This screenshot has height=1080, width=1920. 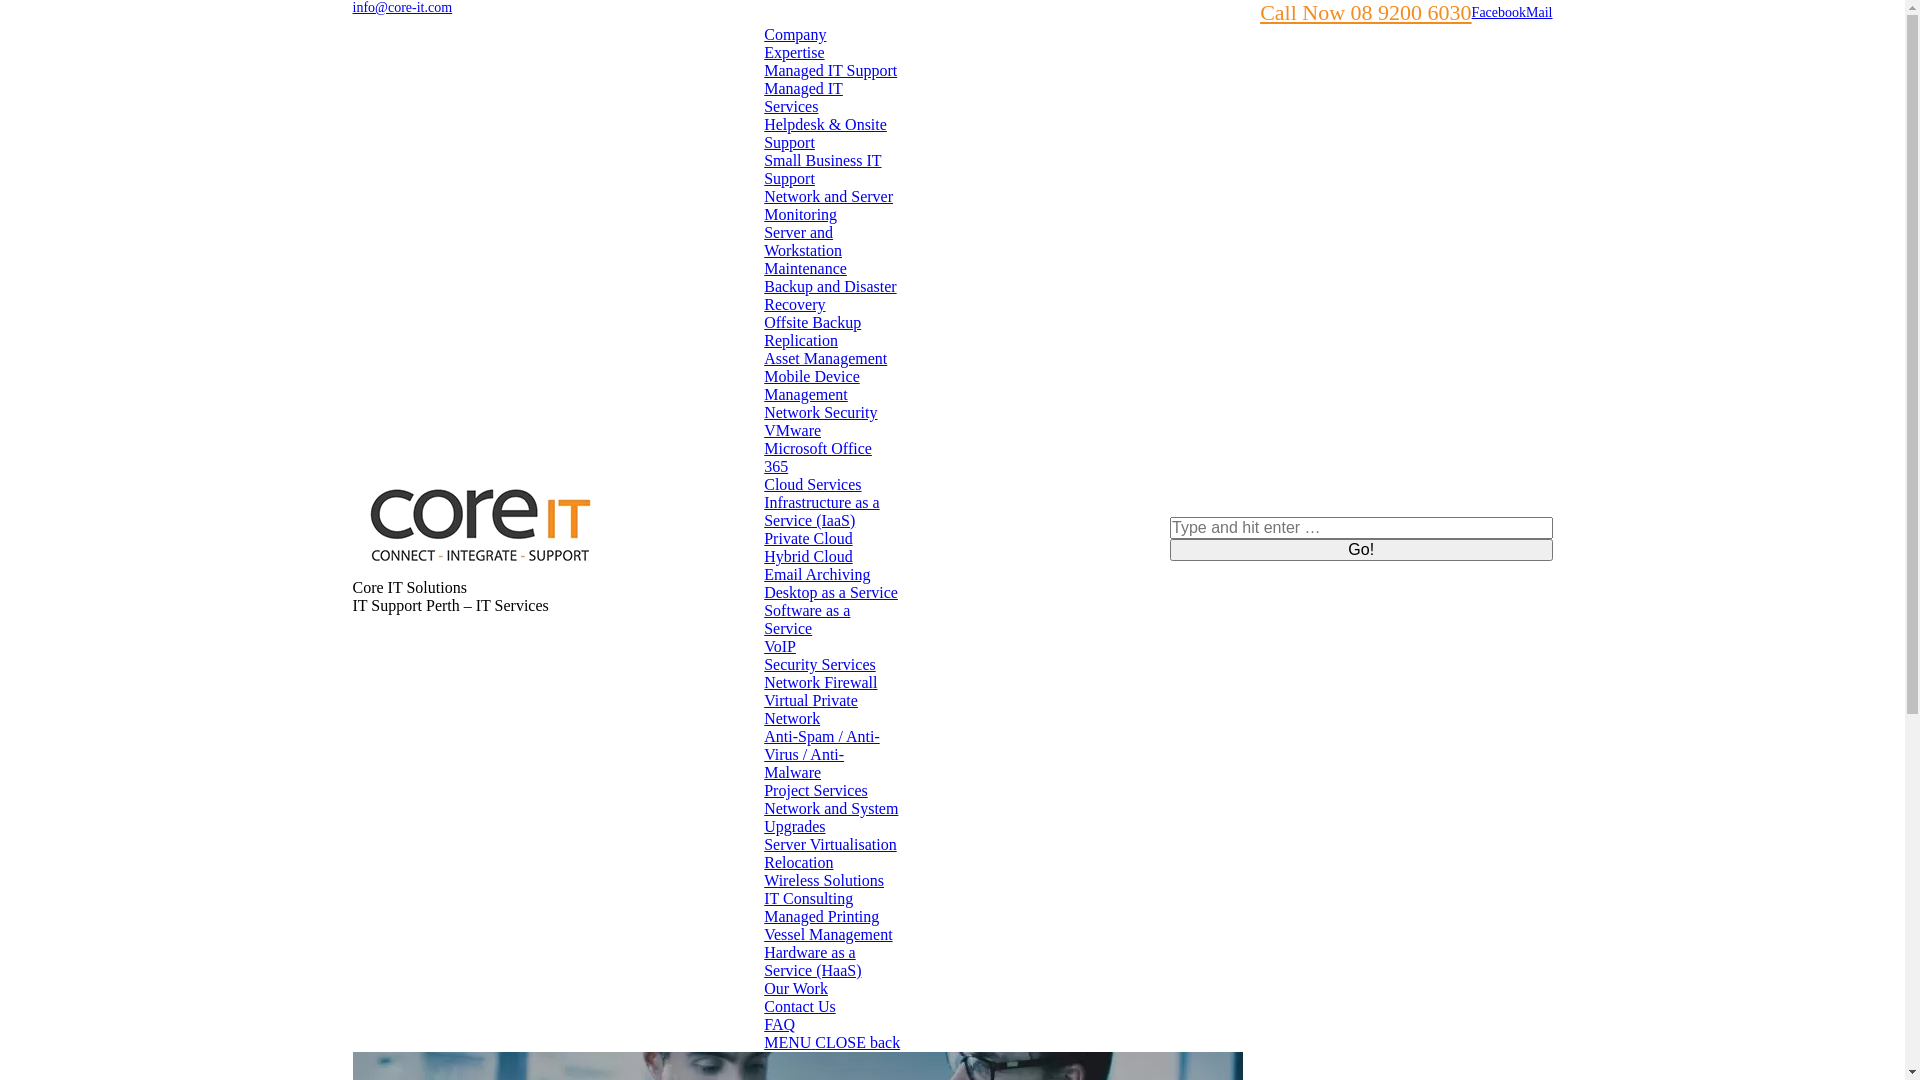 I want to click on 'Offsite Backup Replication', so click(x=762, y=330).